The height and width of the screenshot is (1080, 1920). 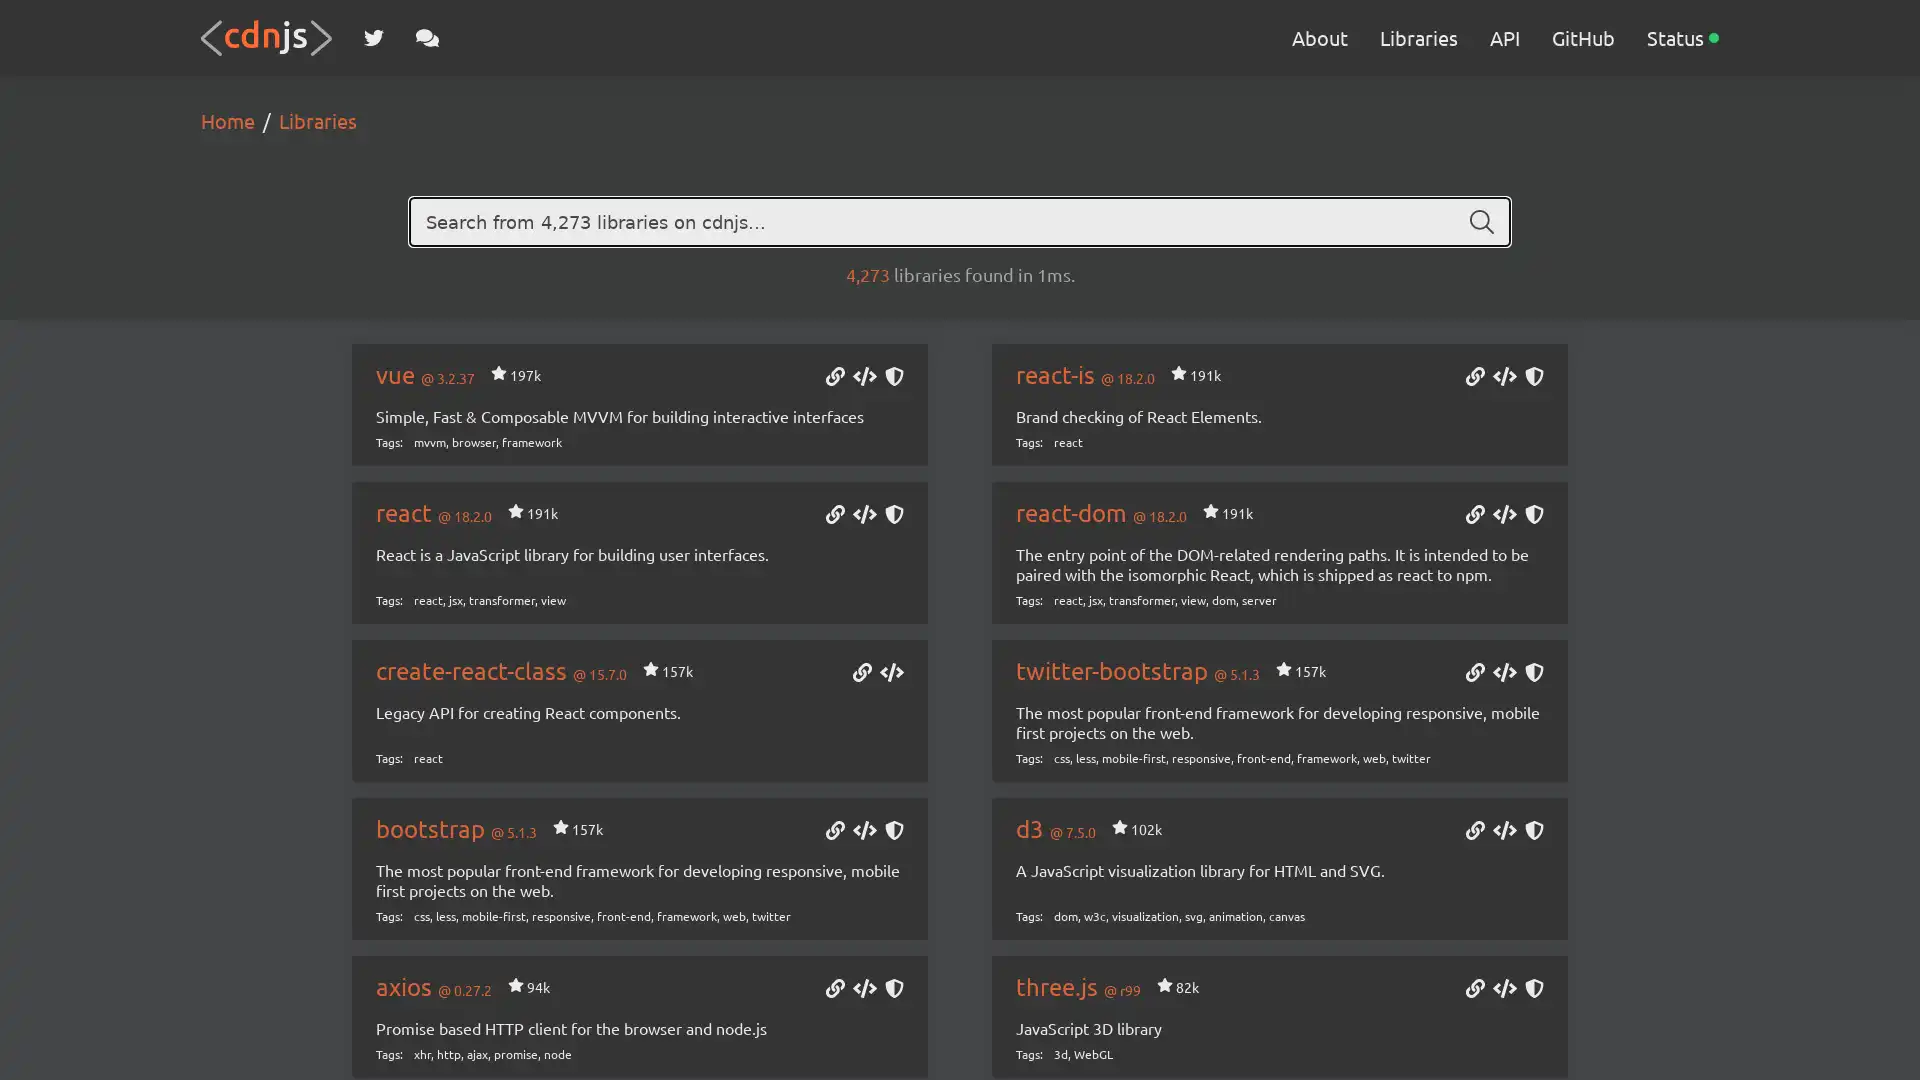 I want to click on Copy URL, so click(x=1474, y=832).